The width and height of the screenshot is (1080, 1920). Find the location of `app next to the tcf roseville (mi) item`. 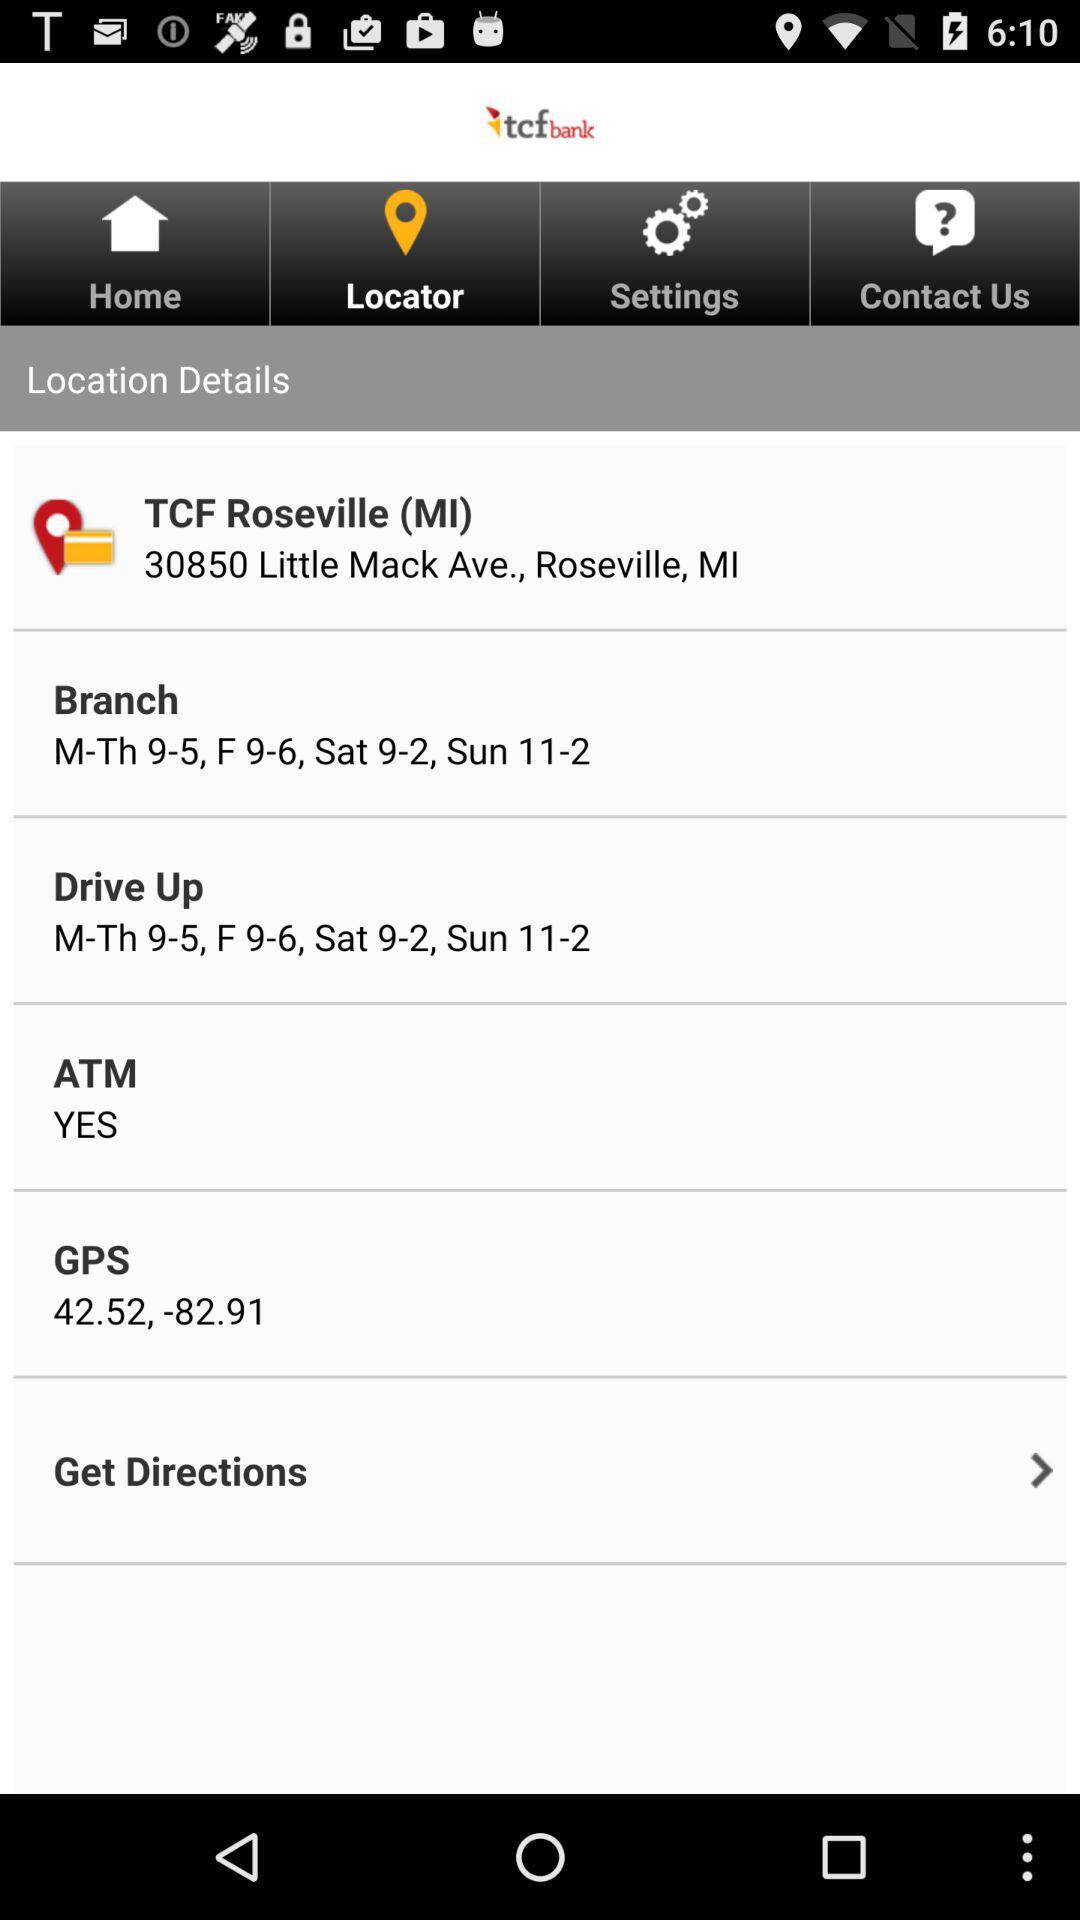

app next to the tcf roseville (mi) item is located at coordinates (71, 536).